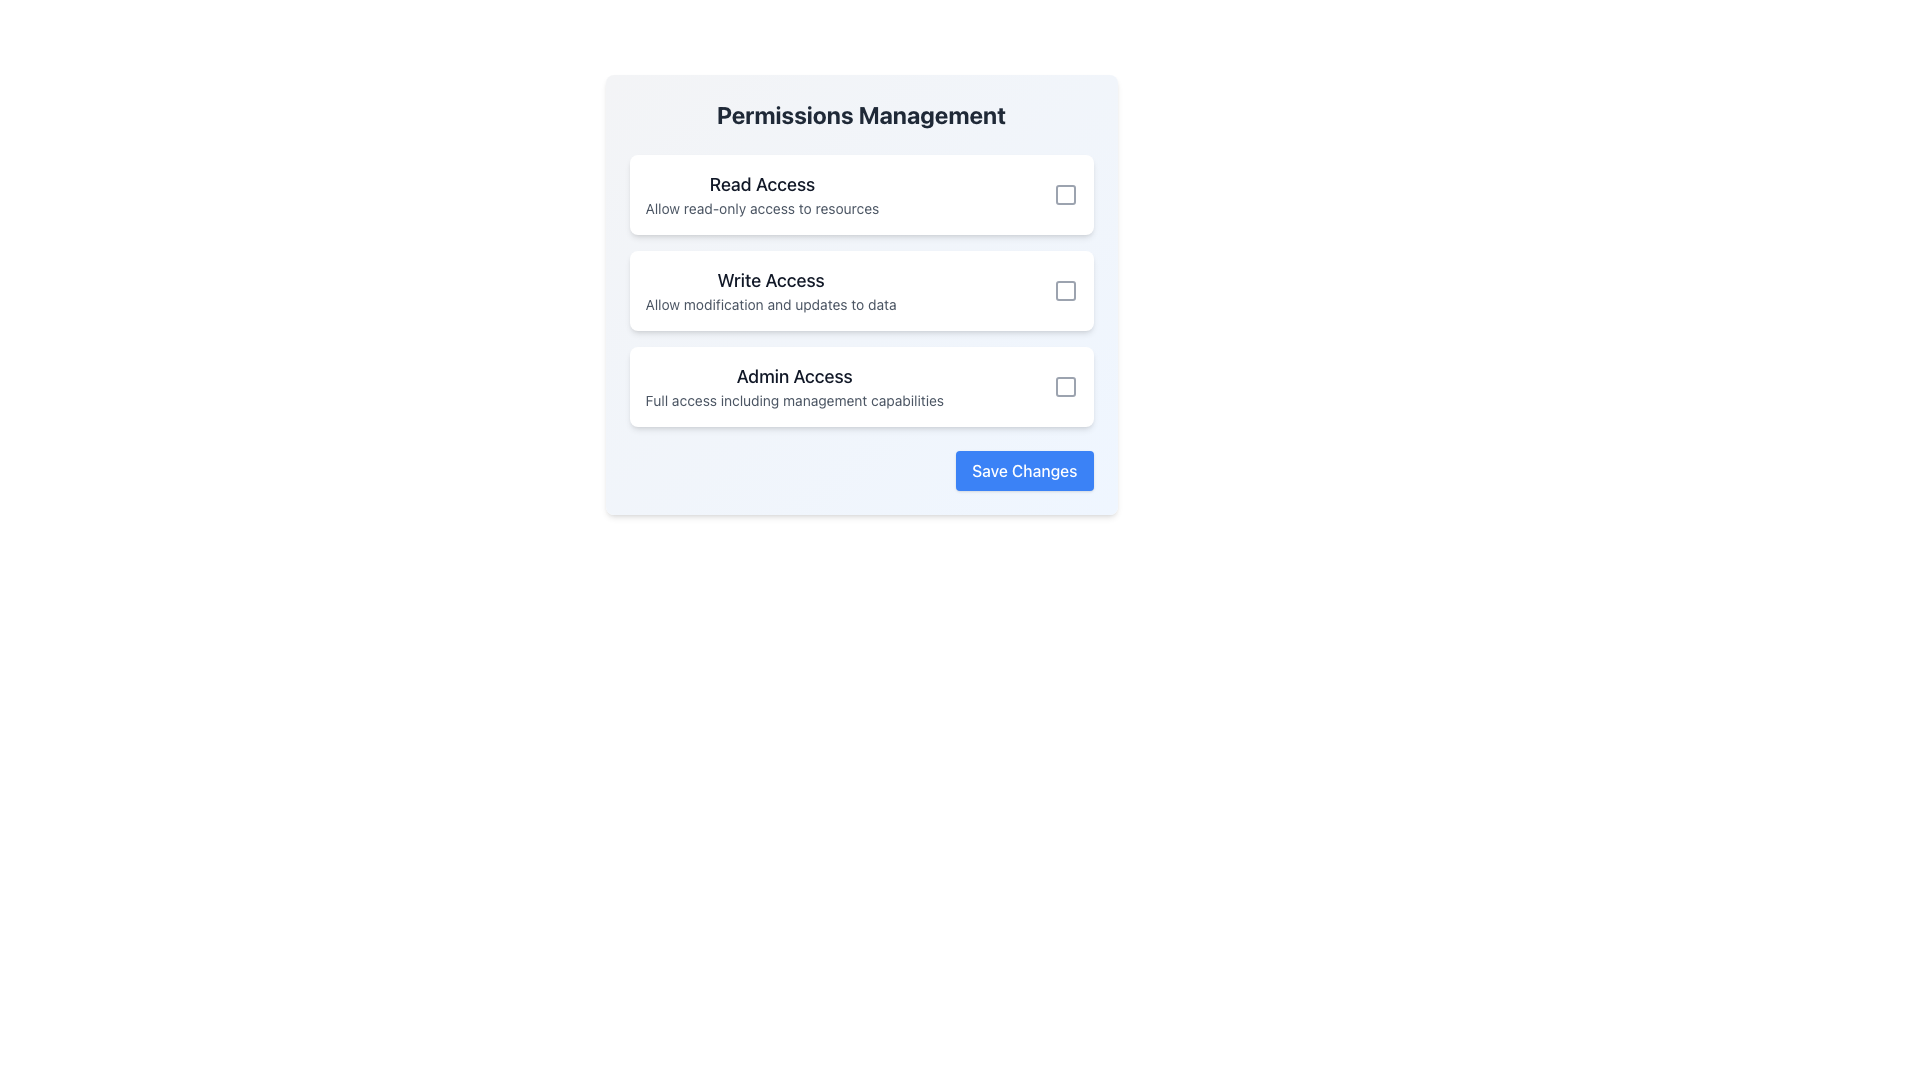 The image size is (1920, 1080). I want to click on the 'Write Access' text label, which is the second permission option in the list, positioned between 'Read Access' and 'Admin Access', so click(770, 281).